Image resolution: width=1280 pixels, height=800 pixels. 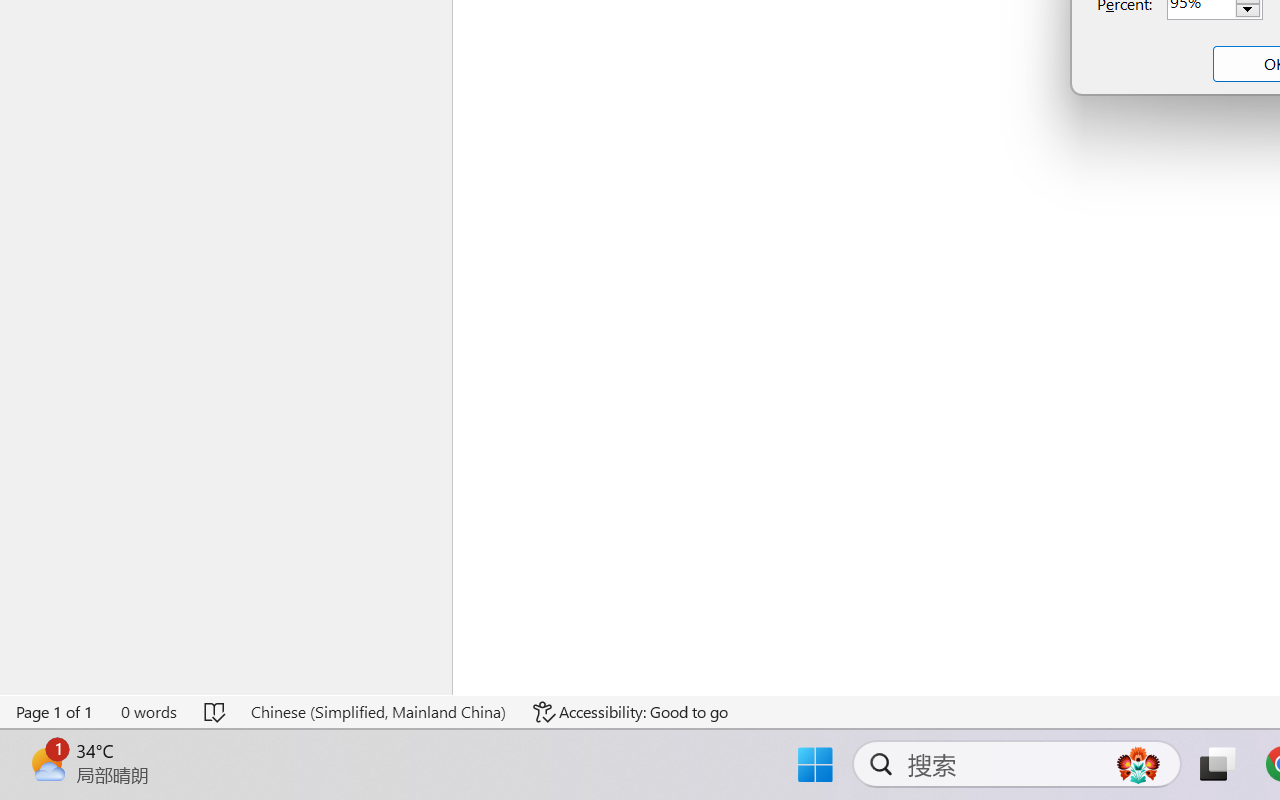 I want to click on 'Language Chinese (Simplified, Mainland China)', so click(x=378, y=711).